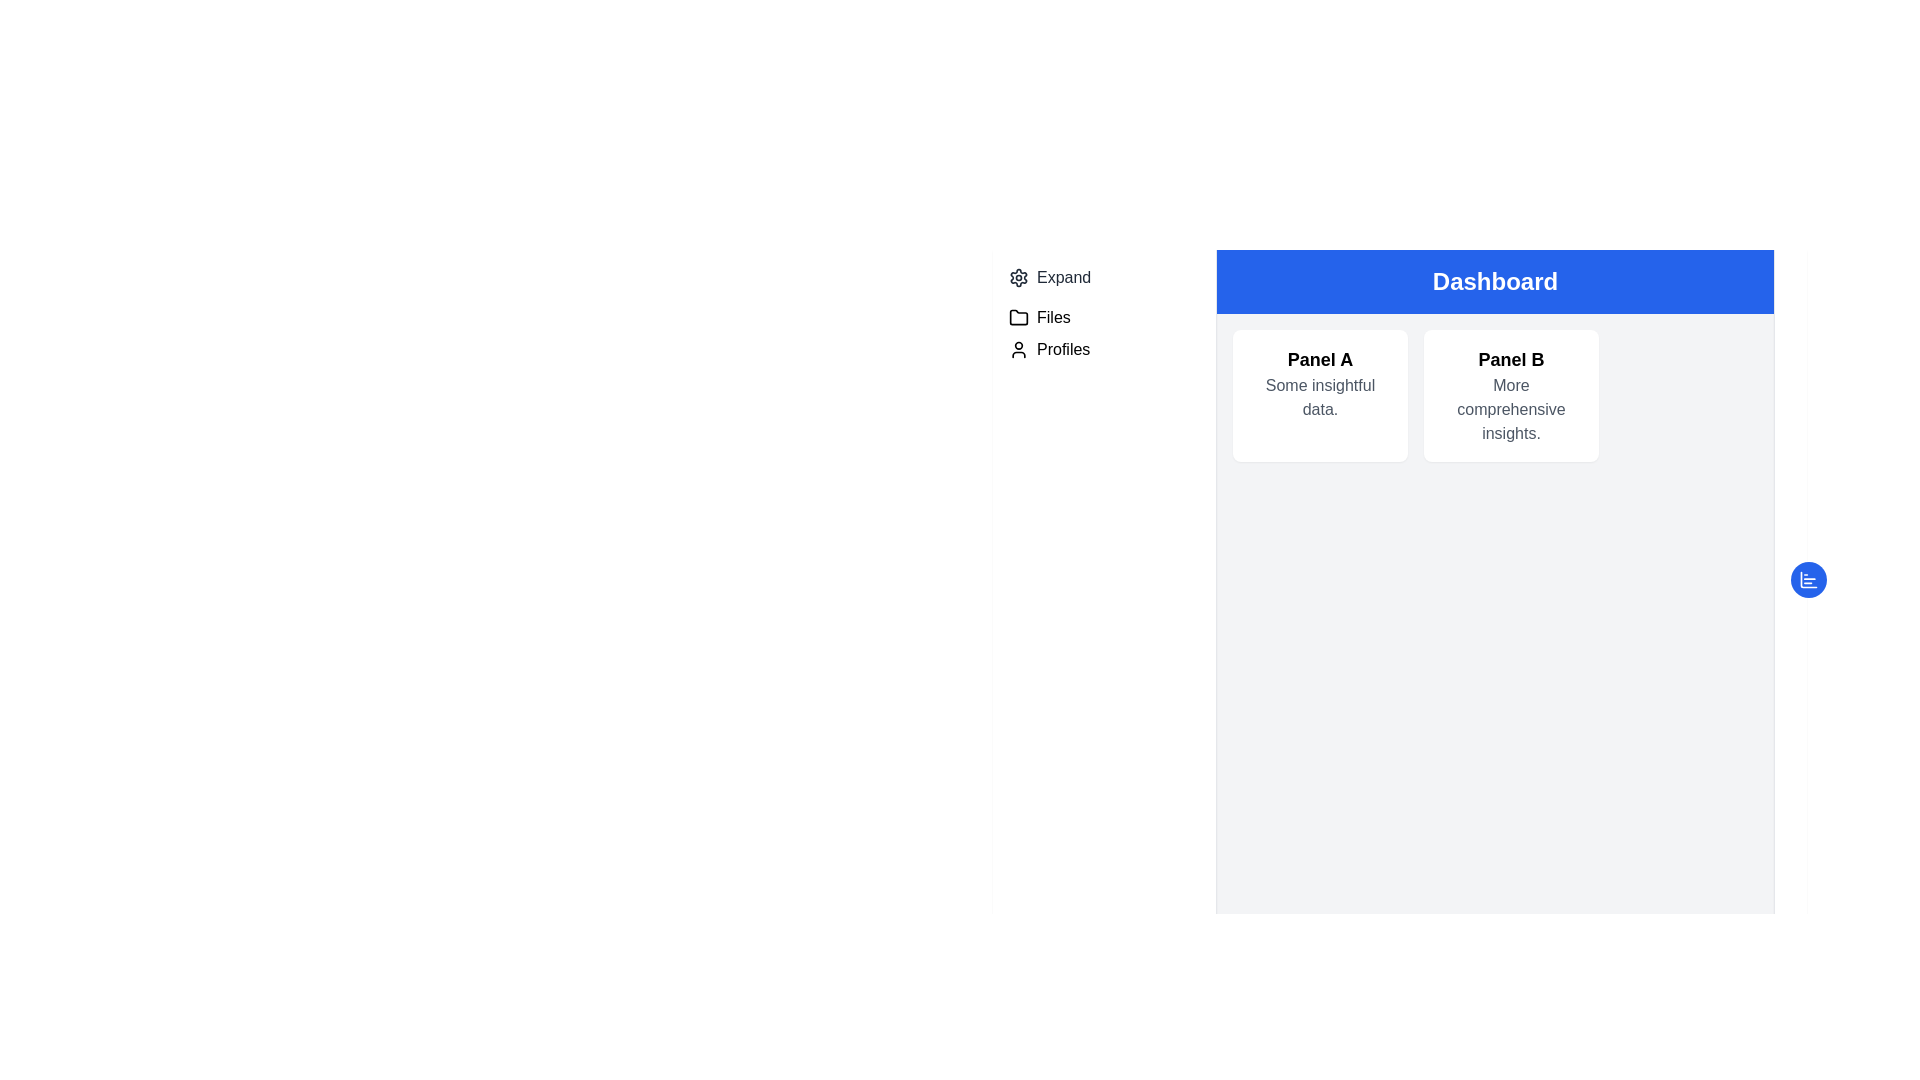 The width and height of the screenshot is (1920, 1080). I want to click on the Navigation link that redirects to the 'Profiles' section, located below the 'Files' entry in the vertical menu, so click(1103, 349).